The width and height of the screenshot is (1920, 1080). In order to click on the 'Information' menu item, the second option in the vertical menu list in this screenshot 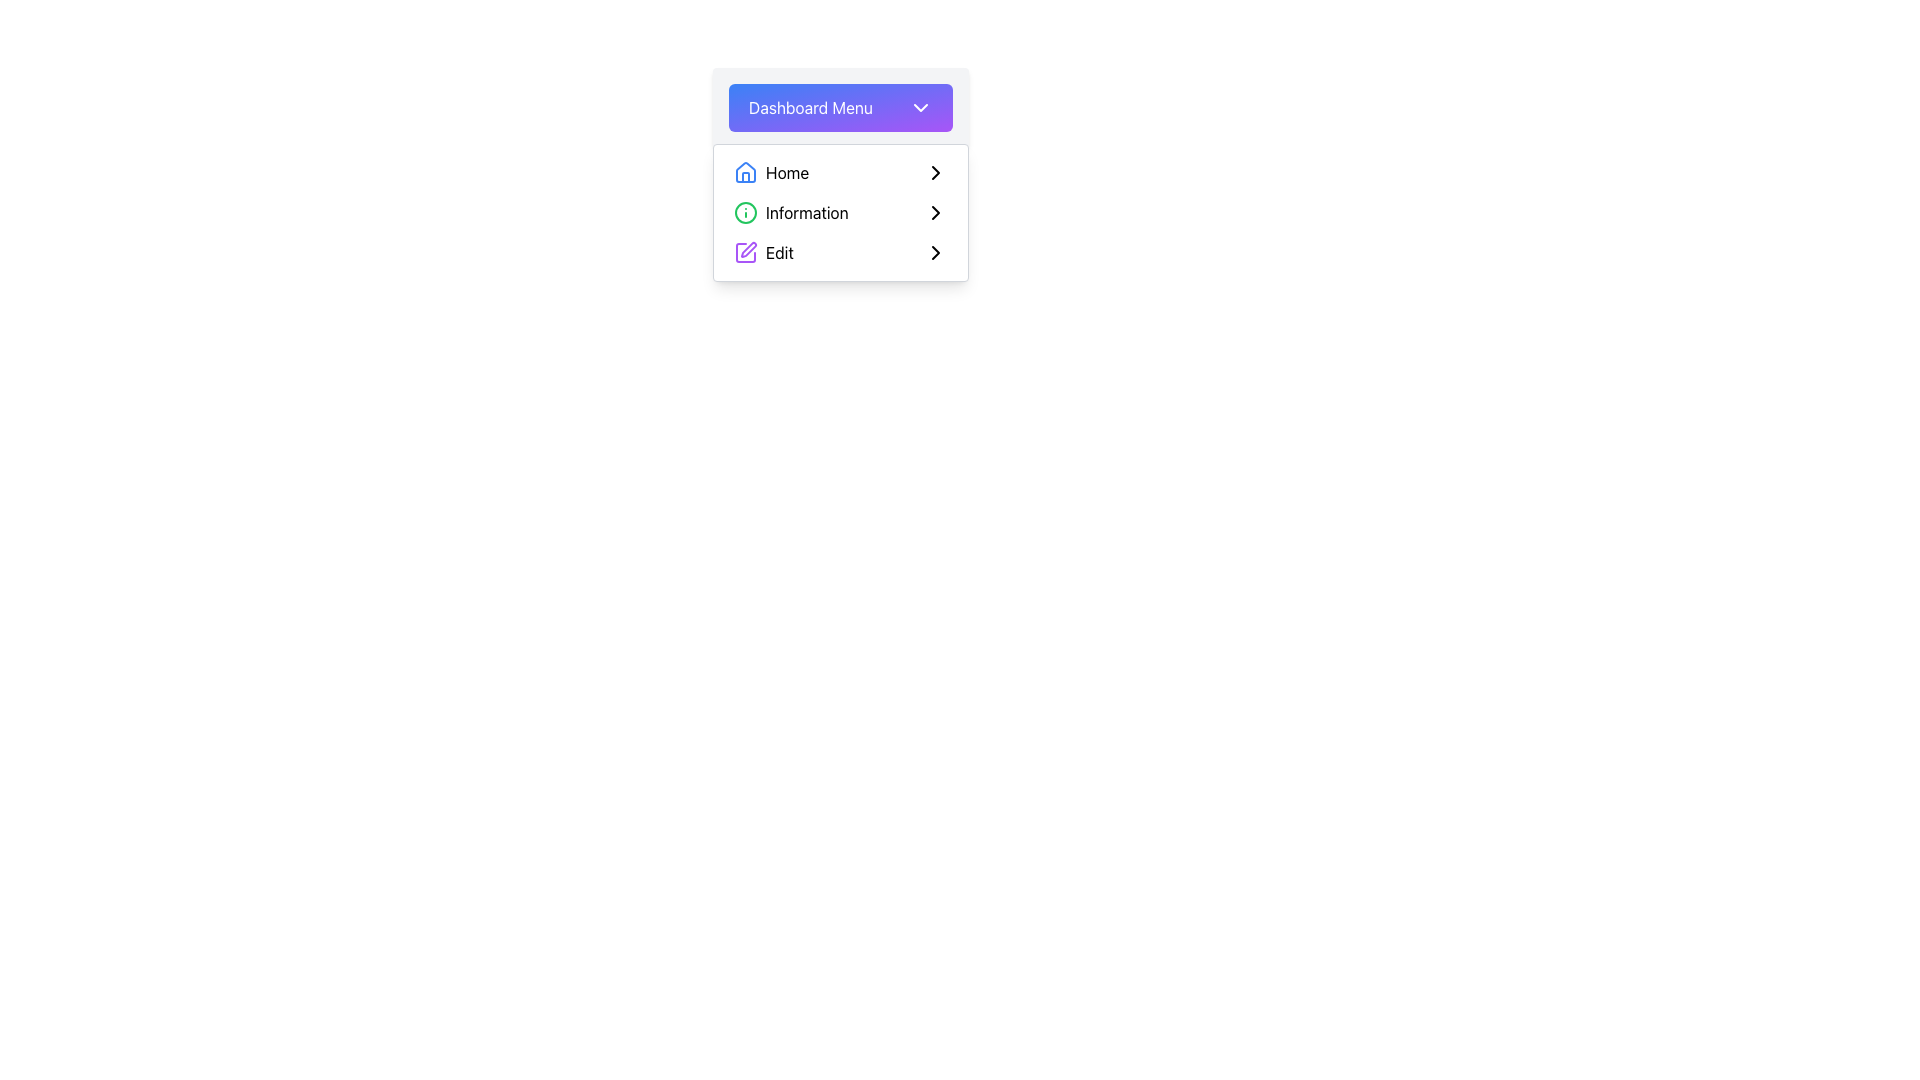, I will do `click(840, 212)`.